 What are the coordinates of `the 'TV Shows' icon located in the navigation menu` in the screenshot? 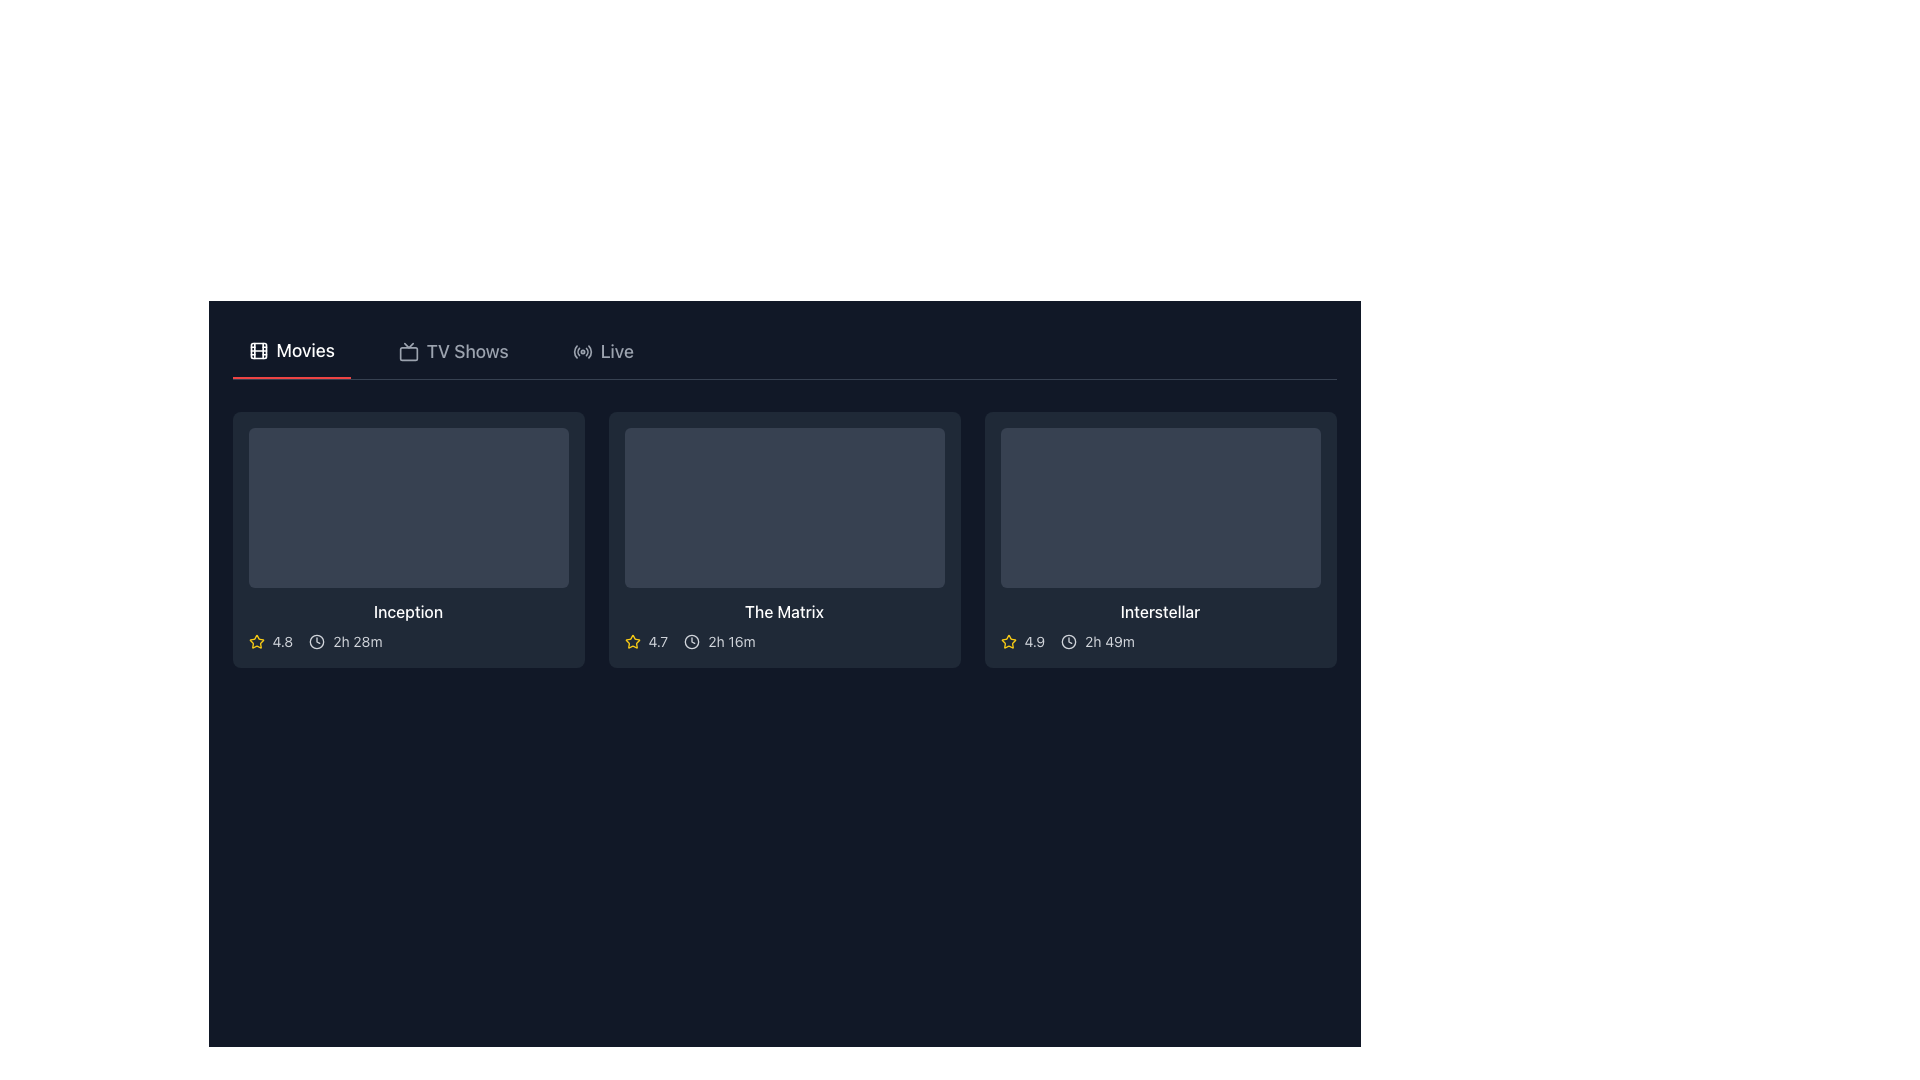 It's located at (407, 350).